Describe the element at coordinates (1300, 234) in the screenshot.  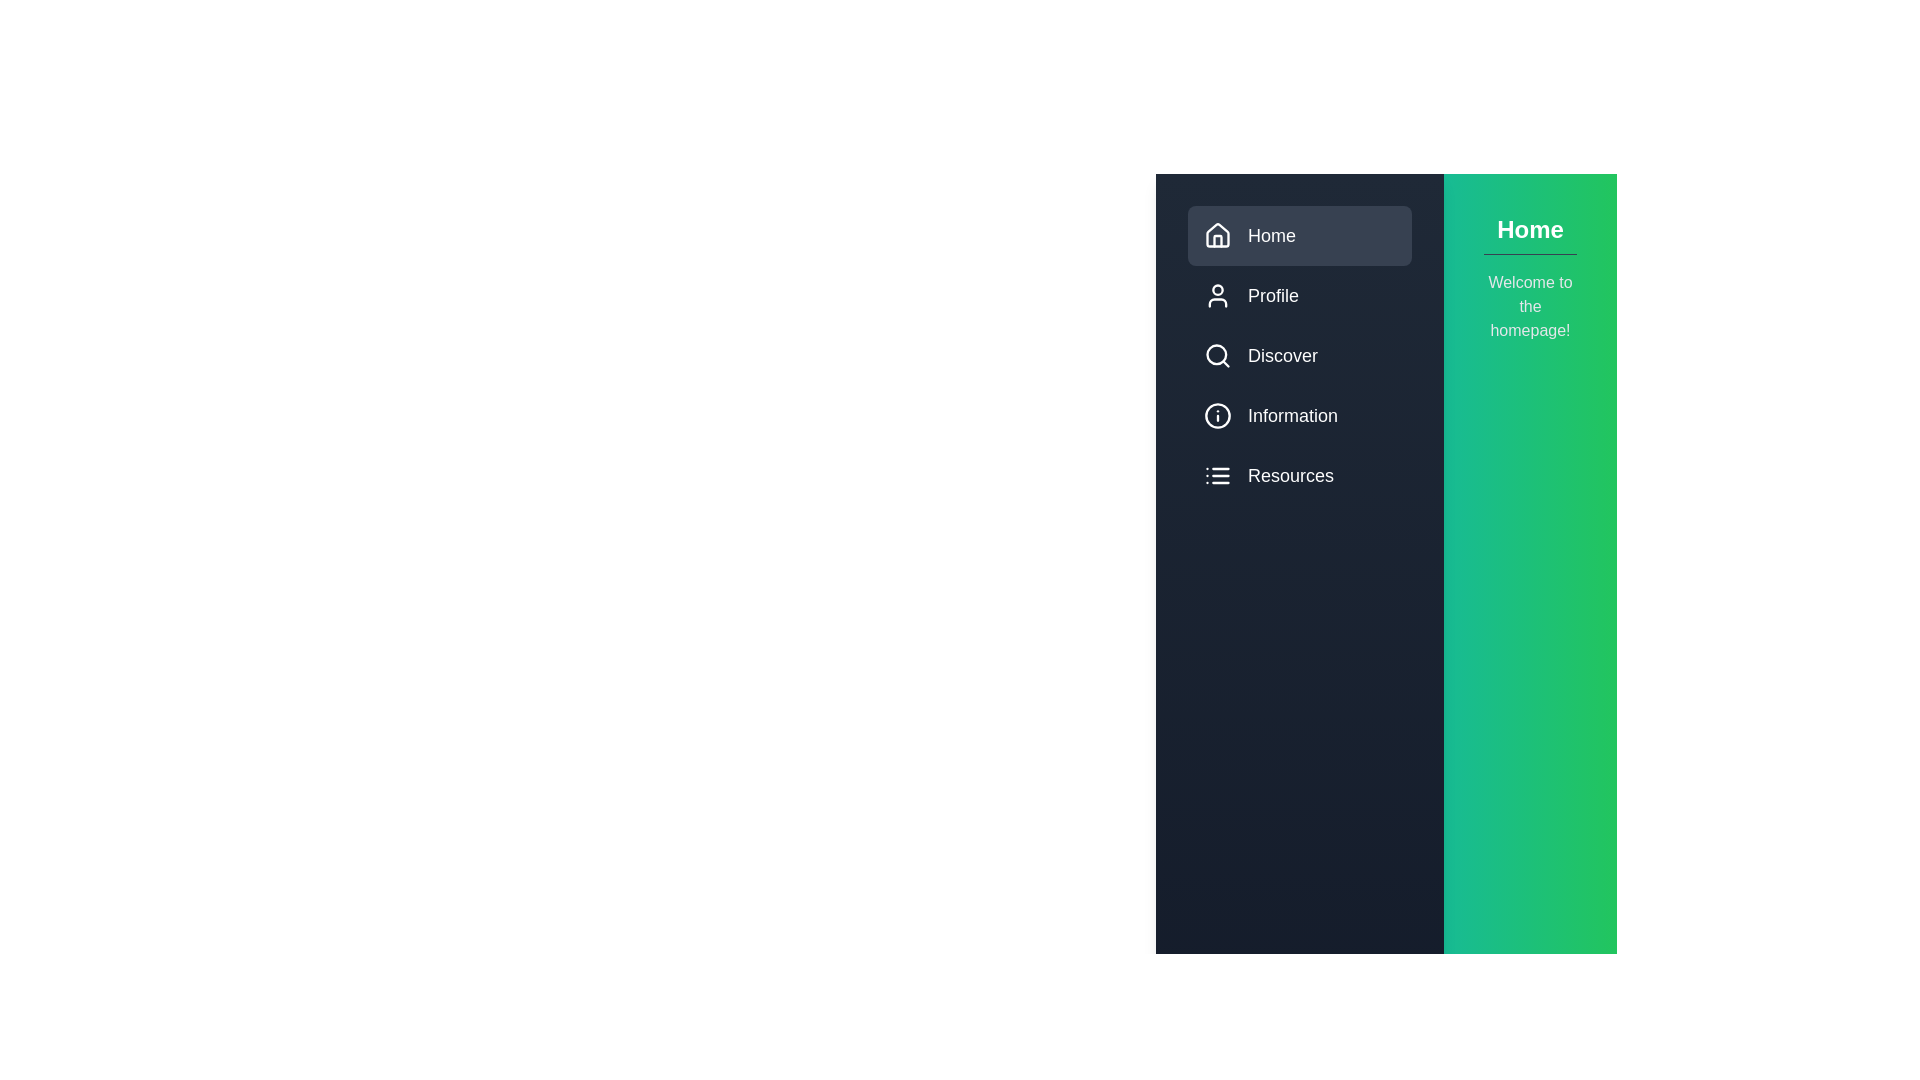
I see `the menu item Home to preview its interaction` at that location.